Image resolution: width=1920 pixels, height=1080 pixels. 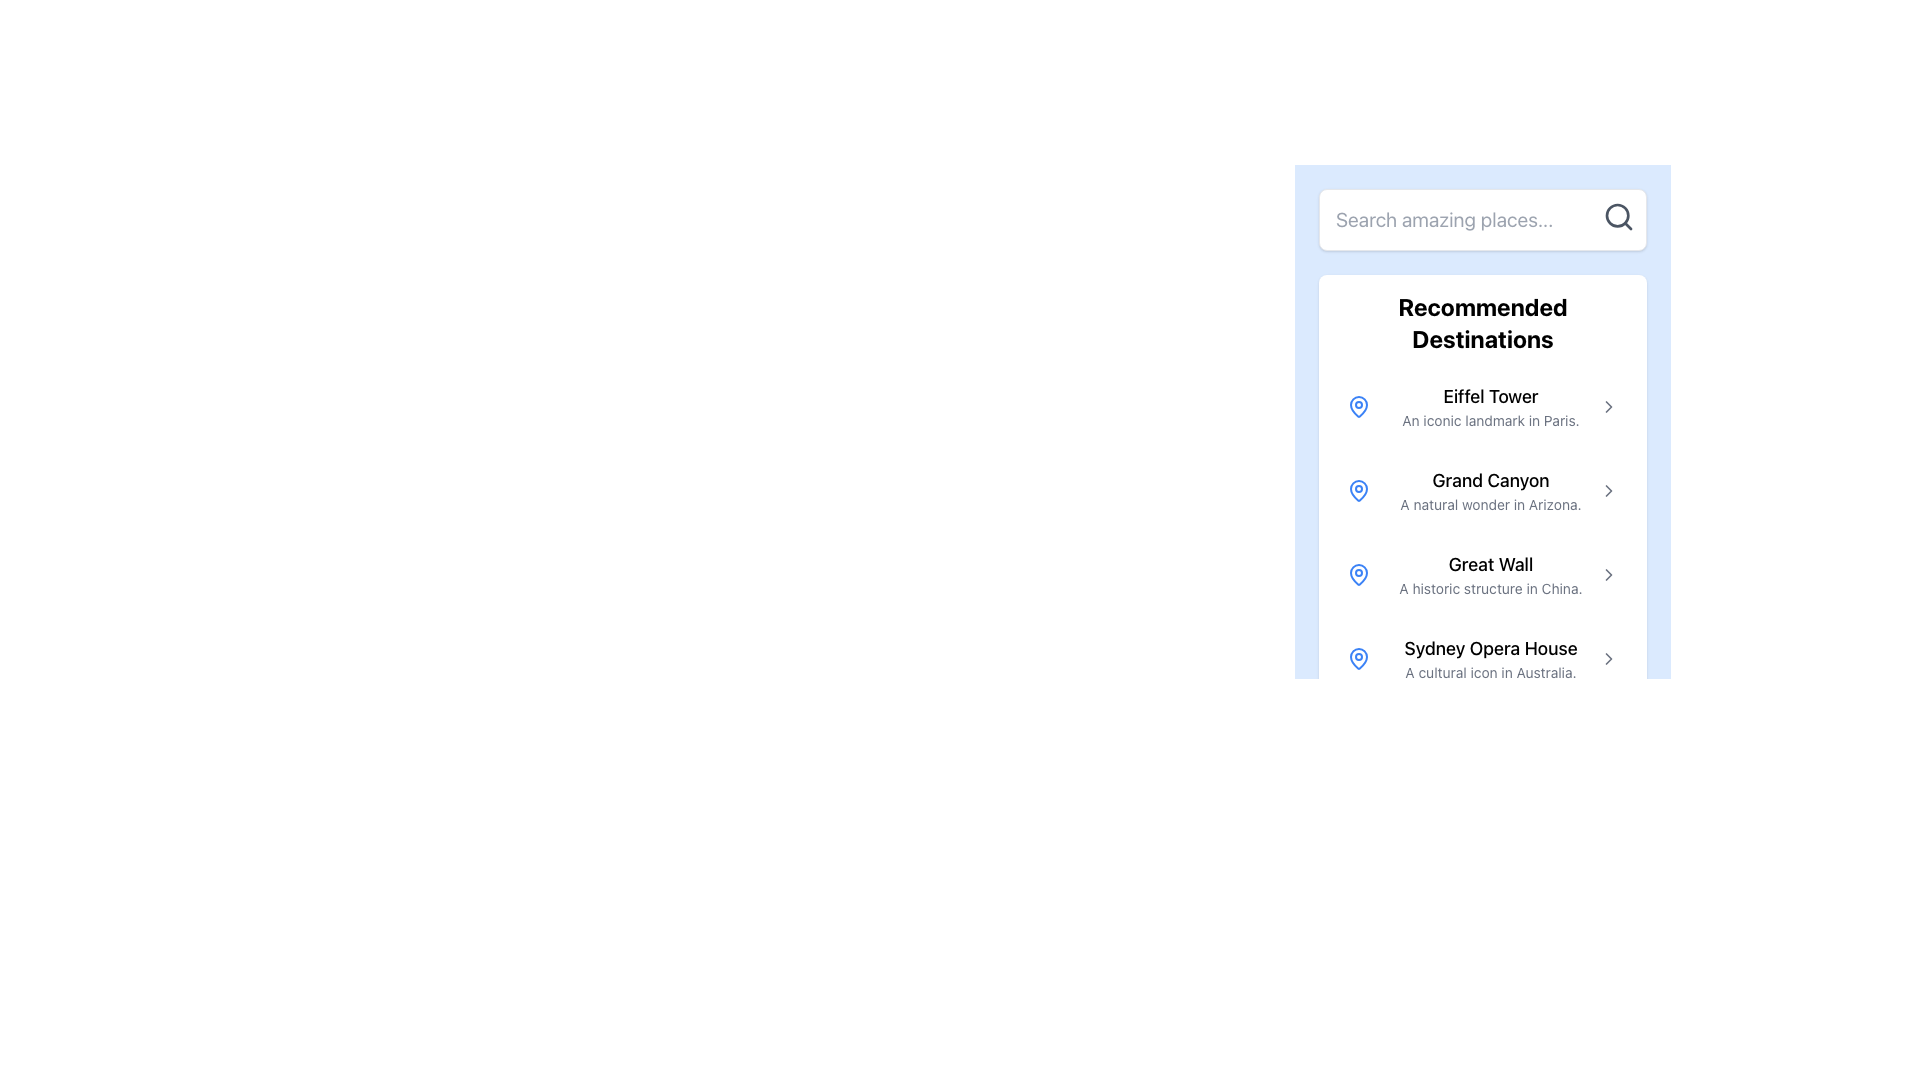 What do you see at coordinates (1491, 564) in the screenshot?
I see `the bold title text 'Great Wall' in the third listing item of the 'Recommended Destinations' section, which is located to the right of a blue location icon` at bounding box center [1491, 564].